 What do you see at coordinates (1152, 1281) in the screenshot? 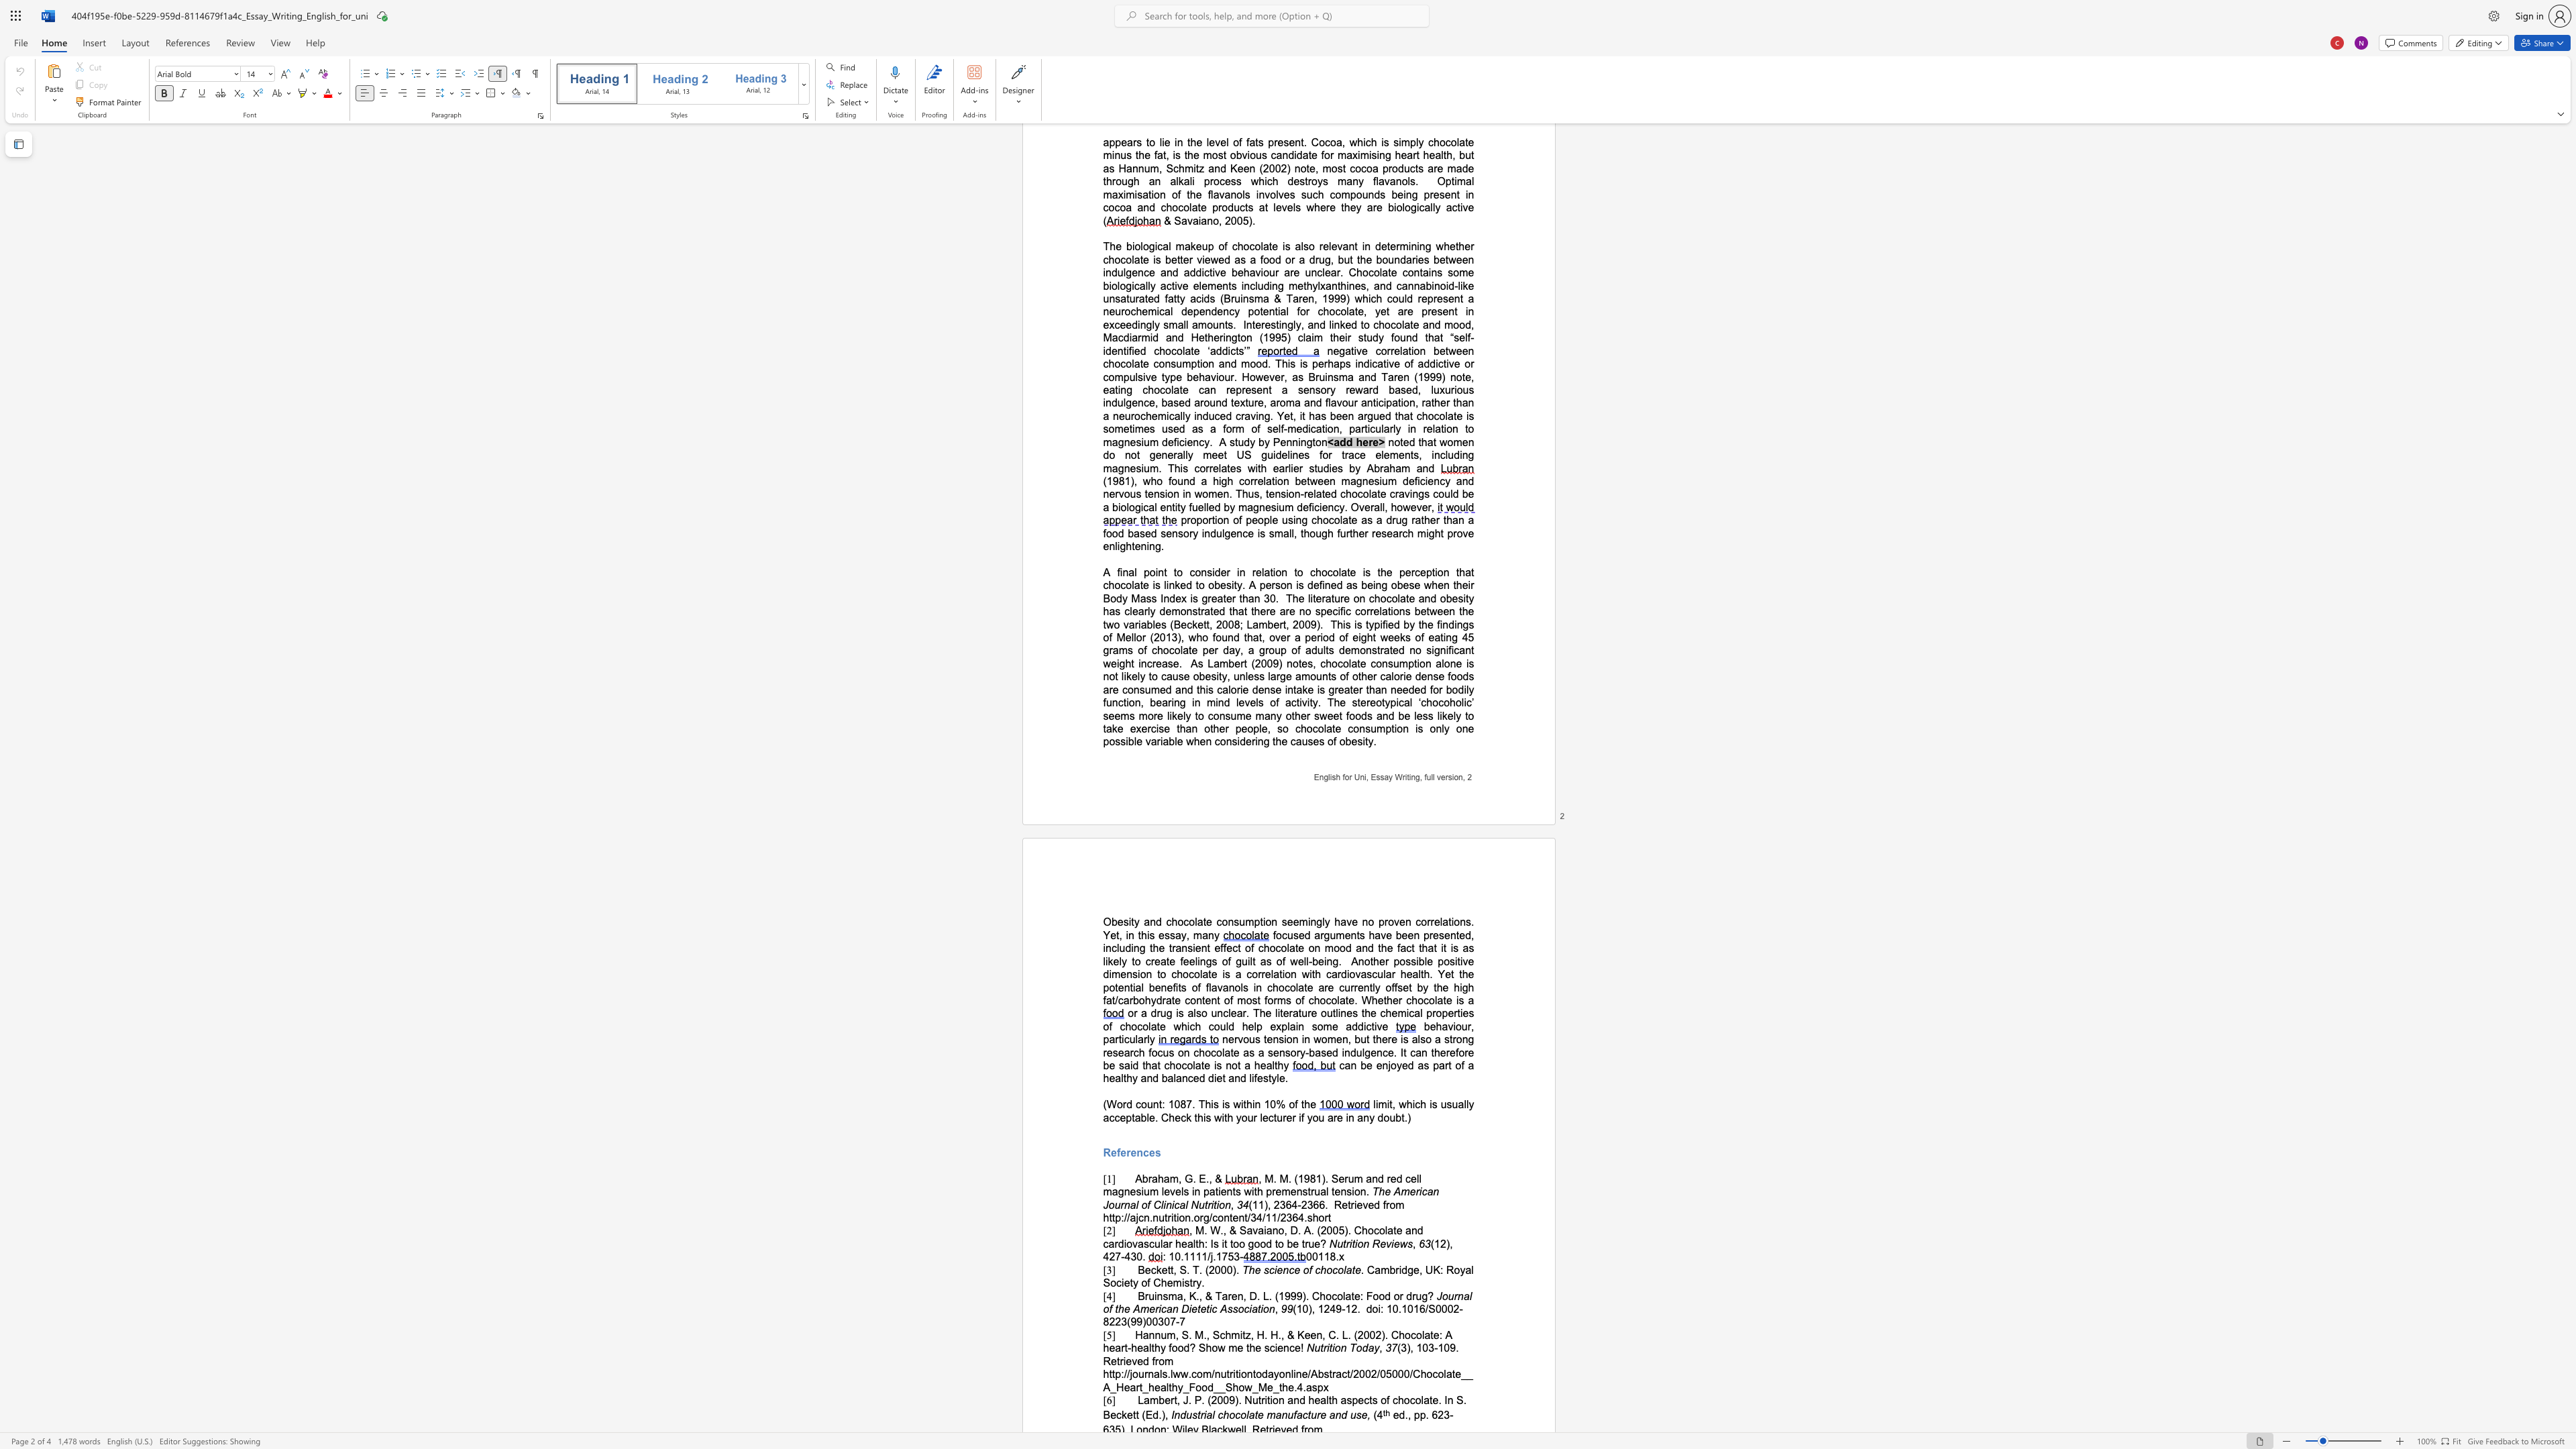
I see `the subset text "Chemist" within the text ". Cambridge, UK: Royal Society of Chemistry."` at bounding box center [1152, 1281].